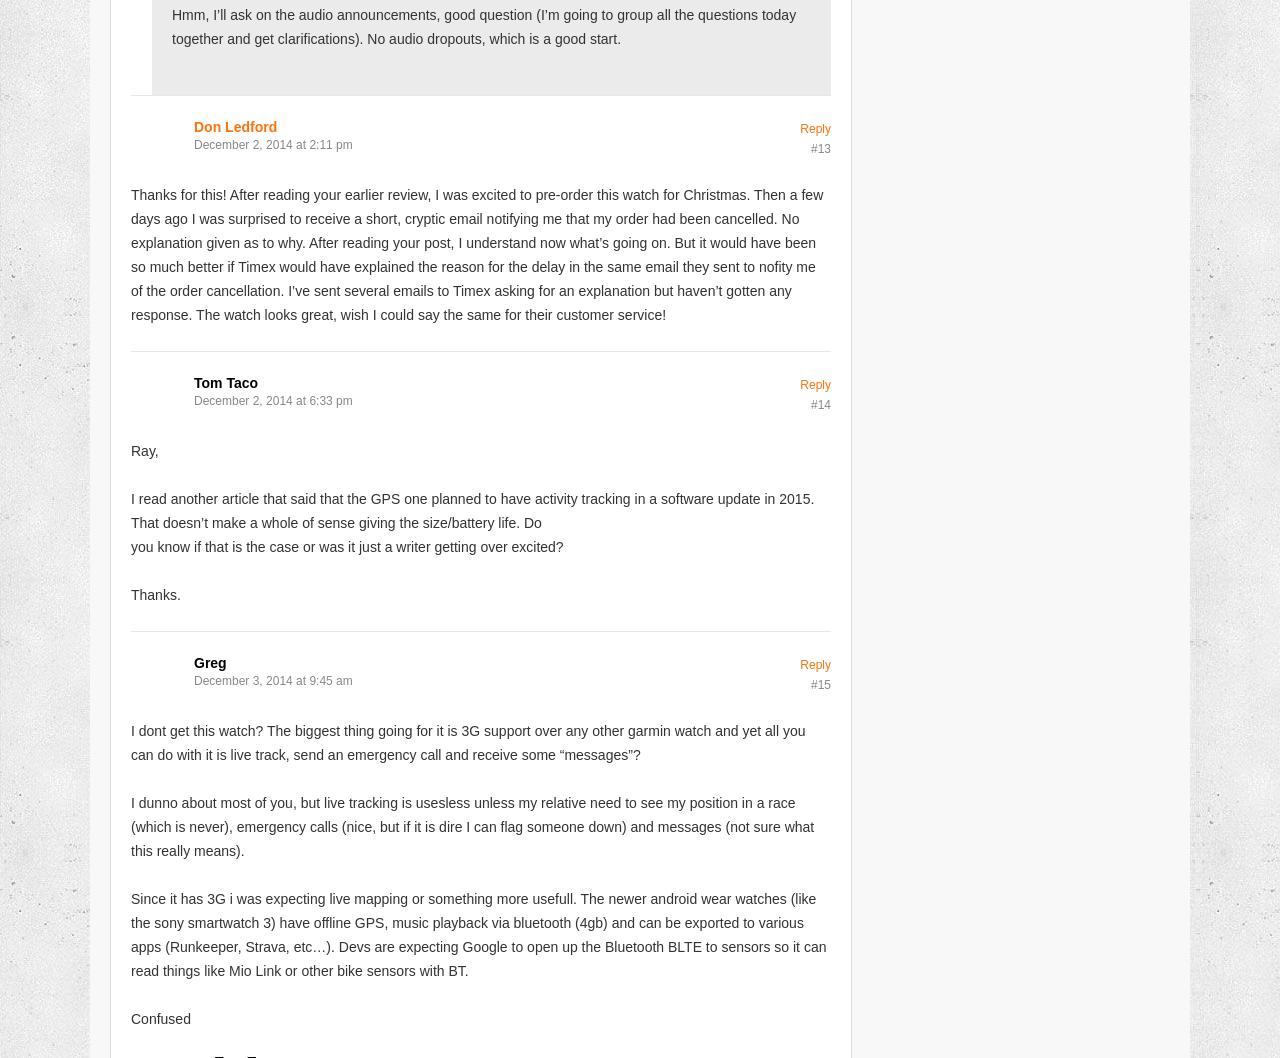 The image size is (1280, 1058). I want to click on 'December 3, 2014 at 9:45 am', so click(272, 678).